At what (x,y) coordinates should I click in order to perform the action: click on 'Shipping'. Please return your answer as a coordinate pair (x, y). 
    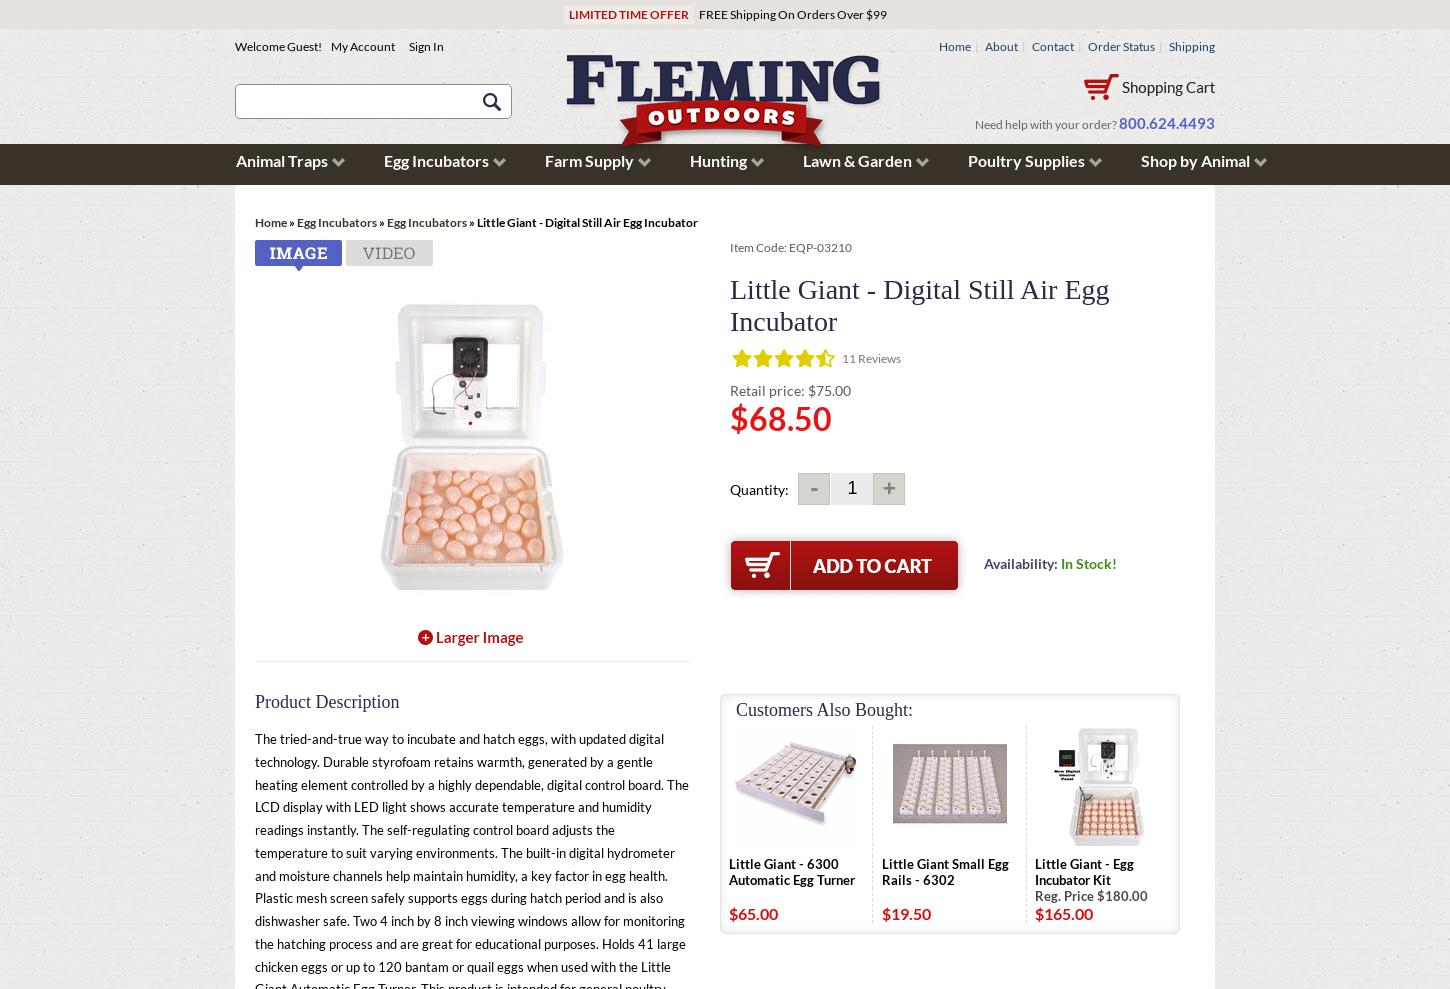
    Looking at the image, I should click on (1191, 45).